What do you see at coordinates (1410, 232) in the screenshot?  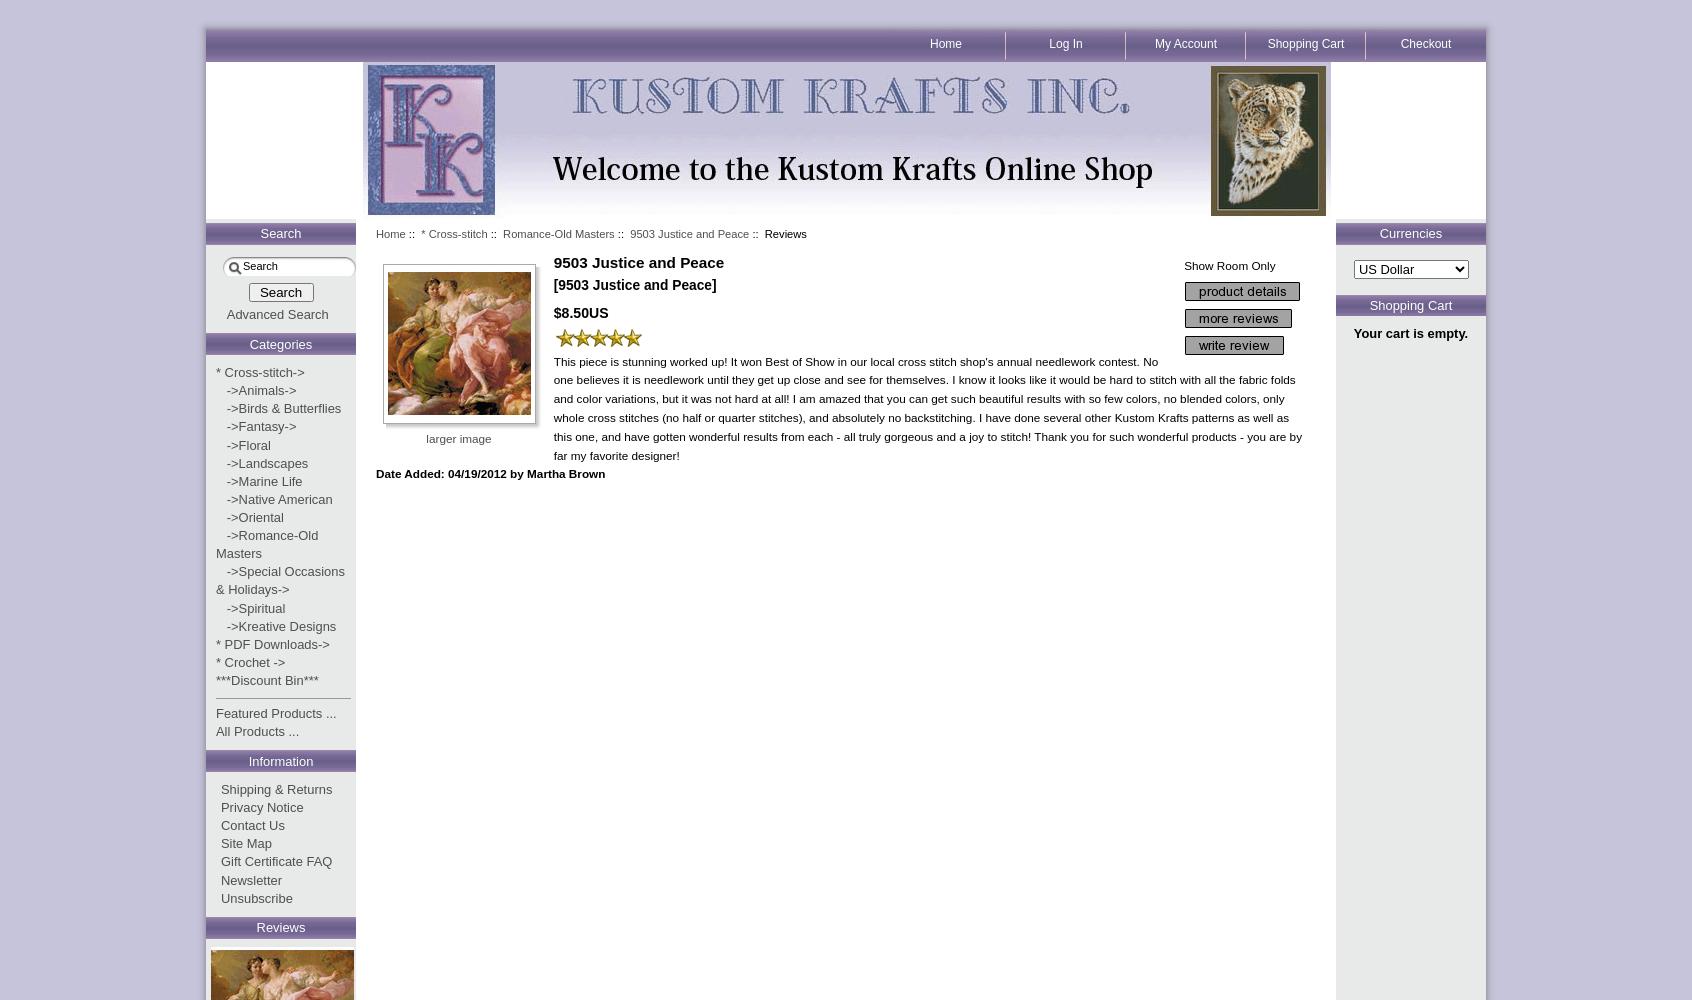 I see `'Currencies'` at bounding box center [1410, 232].